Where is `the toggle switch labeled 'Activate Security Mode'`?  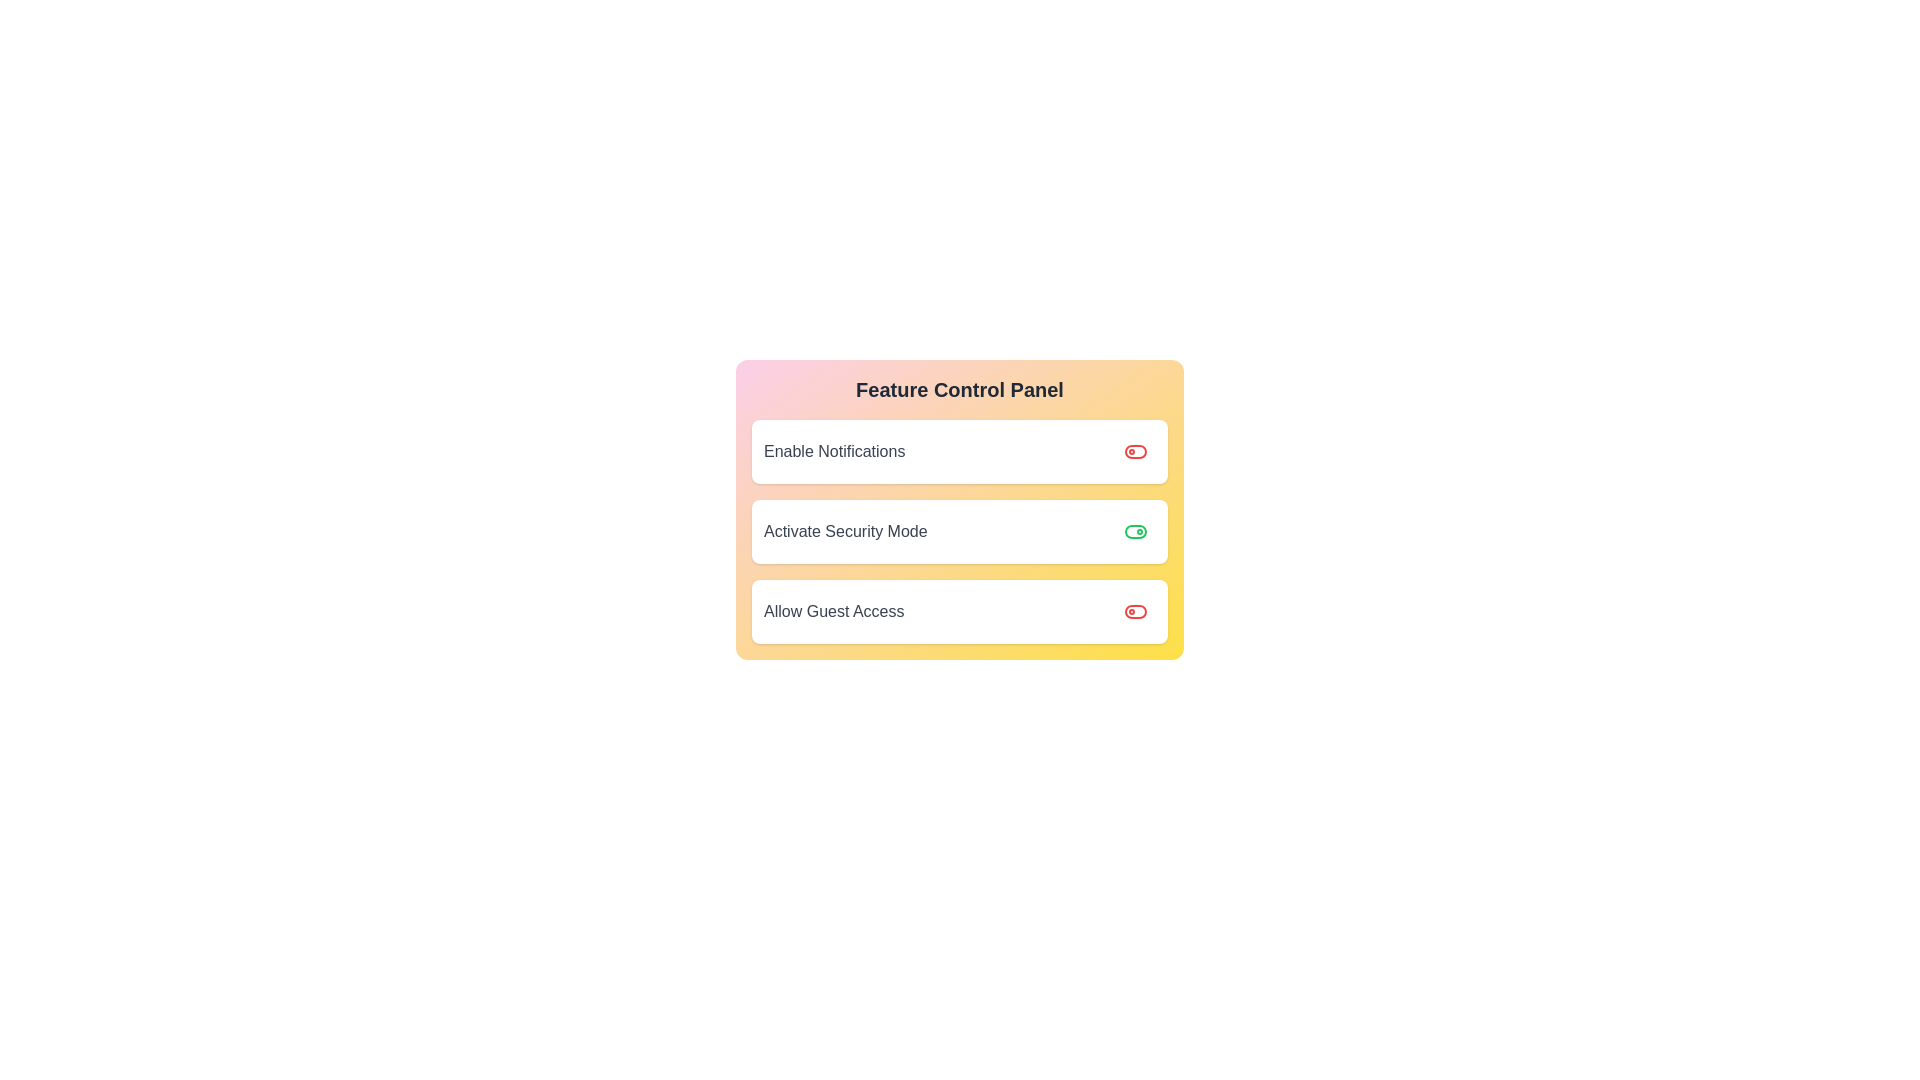 the toggle switch labeled 'Activate Security Mode' is located at coordinates (960, 531).